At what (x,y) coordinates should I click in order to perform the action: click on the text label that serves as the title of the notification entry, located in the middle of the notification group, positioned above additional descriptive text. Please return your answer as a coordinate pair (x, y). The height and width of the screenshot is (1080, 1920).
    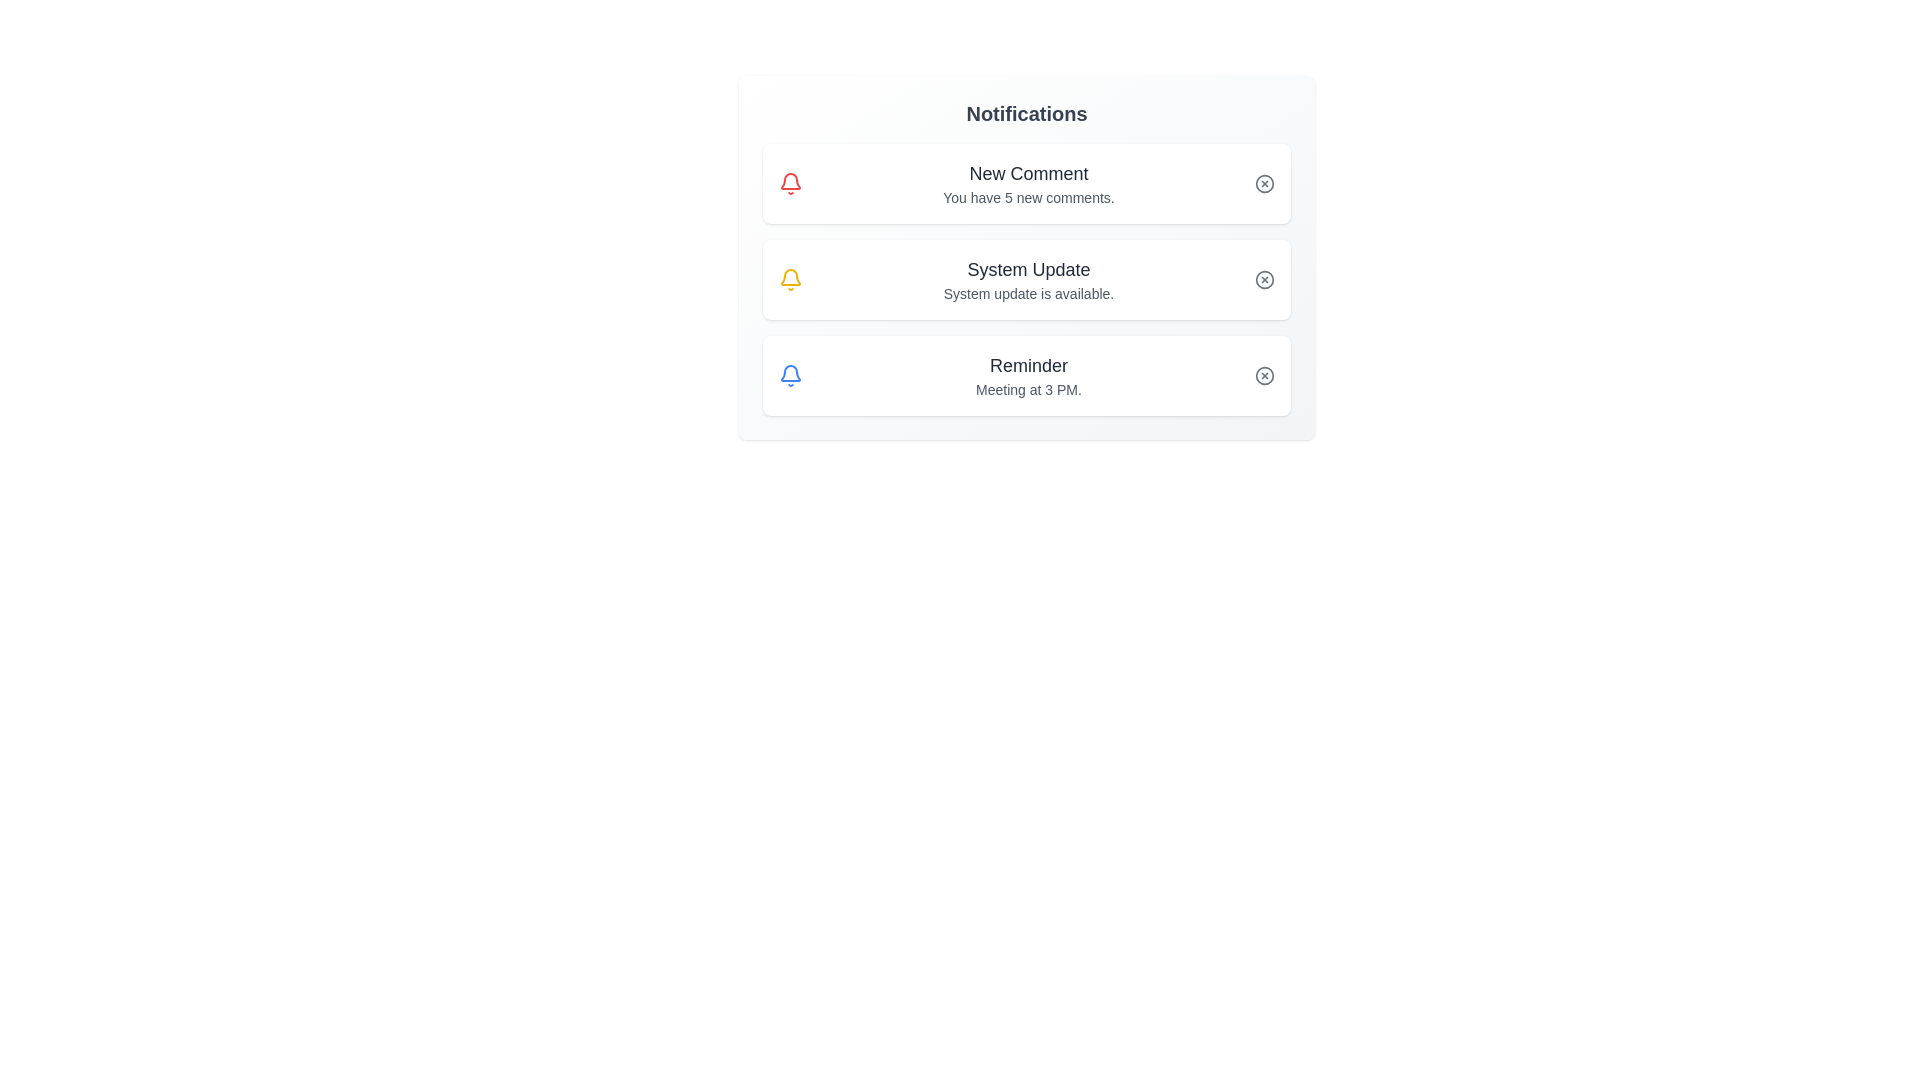
    Looking at the image, I should click on (1028, 270).